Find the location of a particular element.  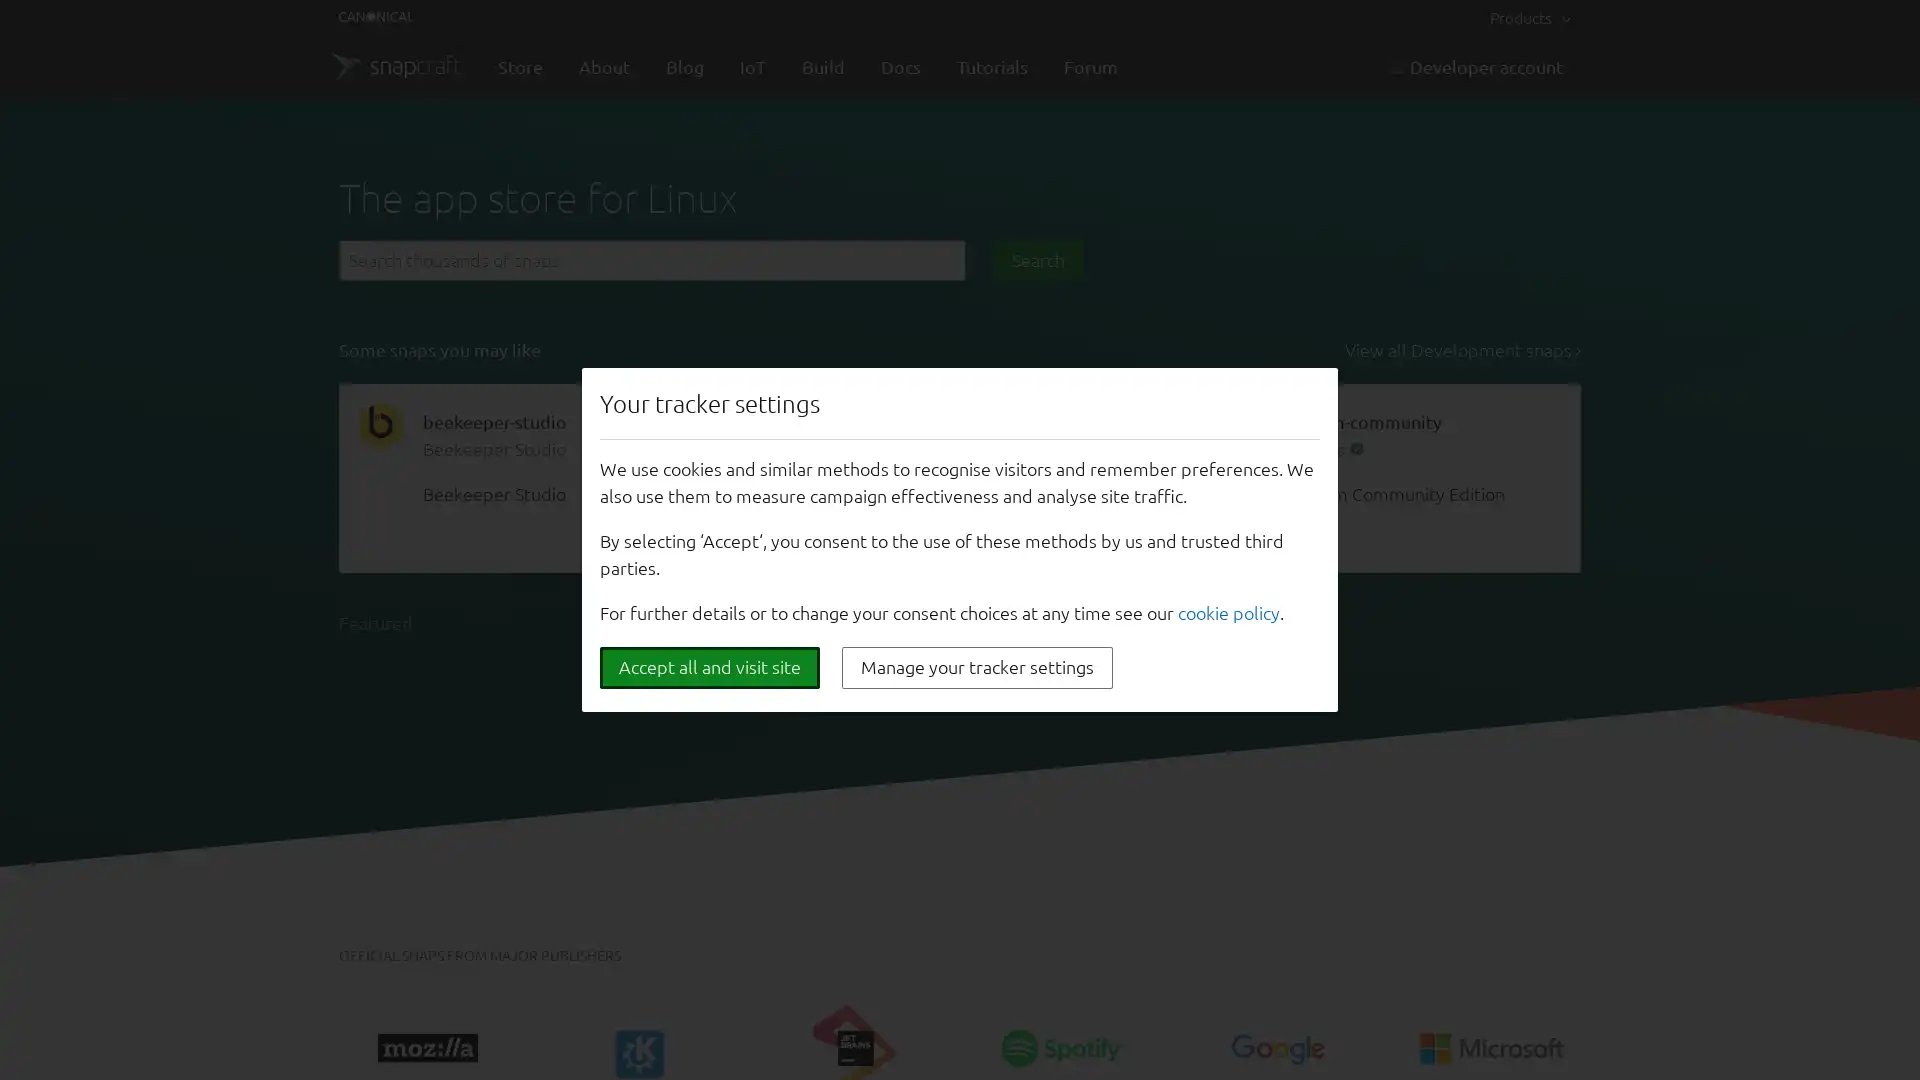

Accept all and visit site is located at coordinates (710, 667).